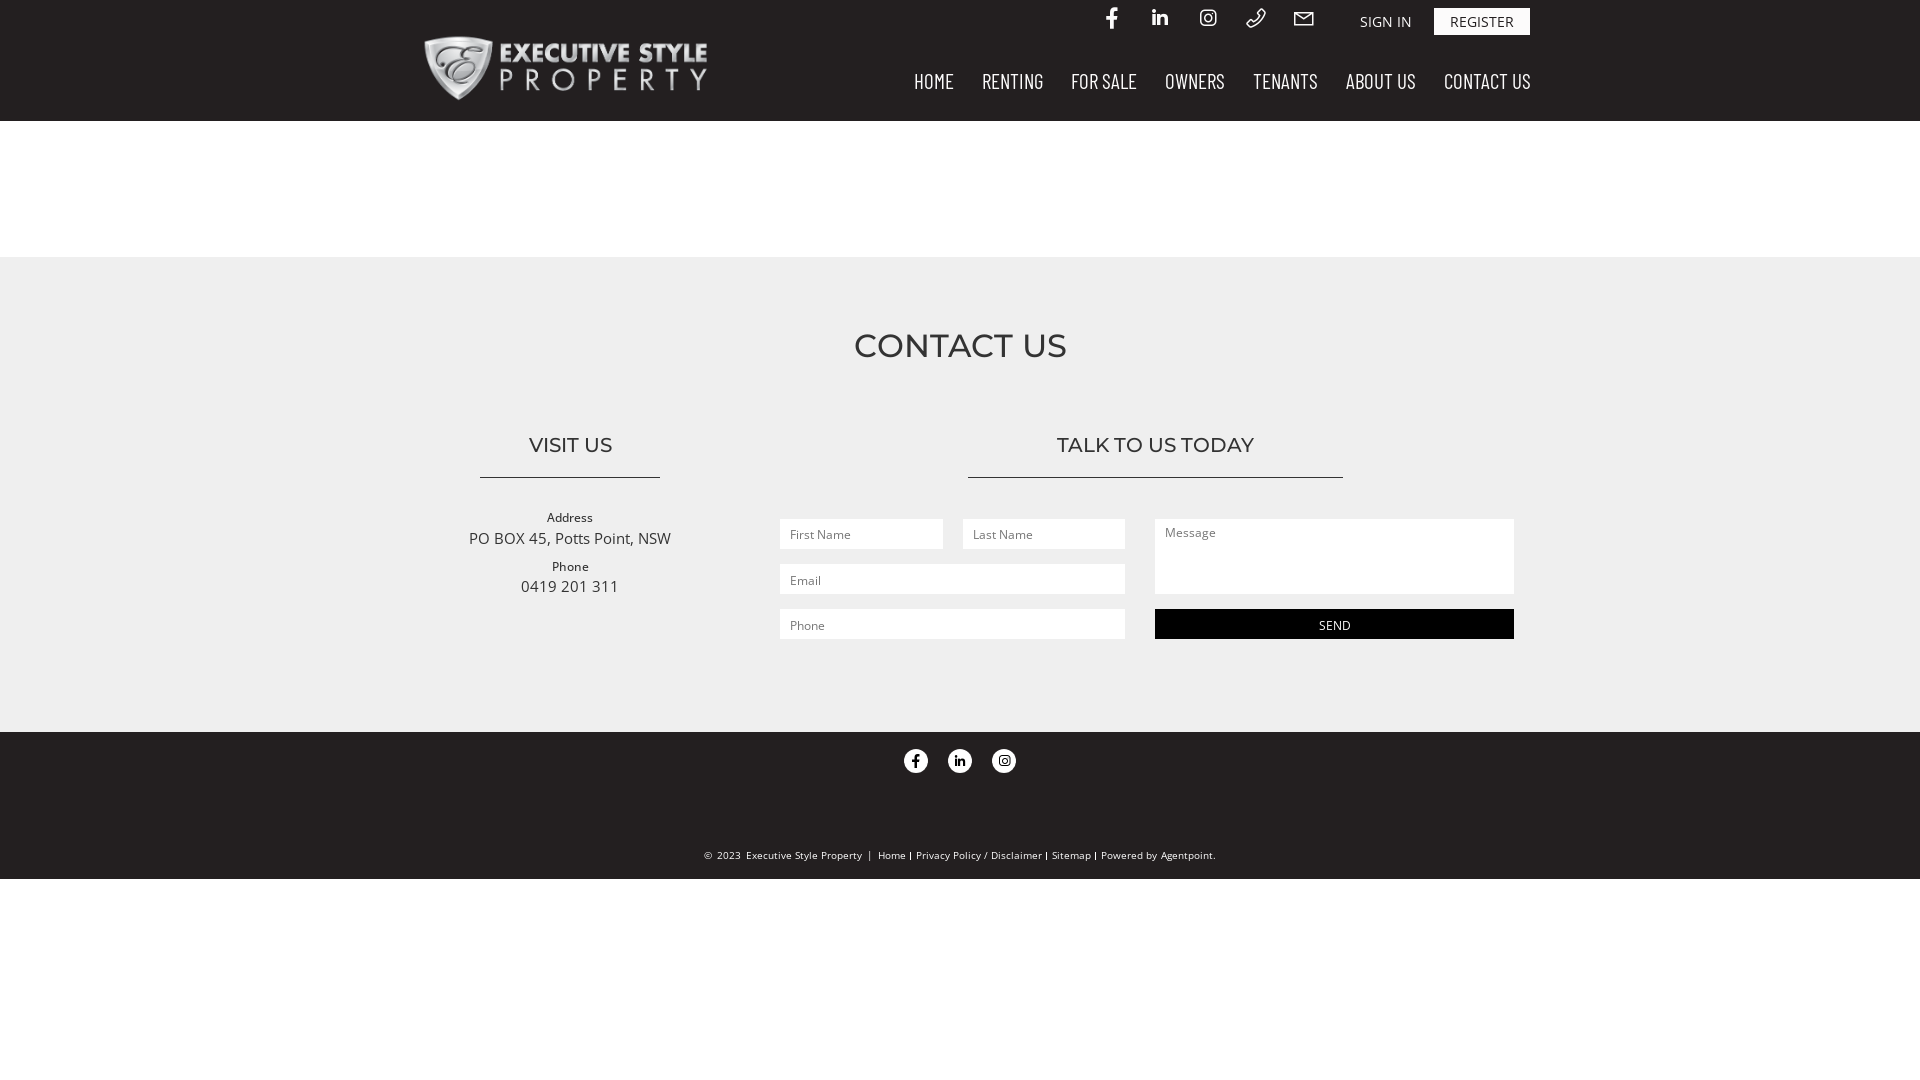 The width and height of the screenshot is (1920, 1080). What do you see at coordinates (1012, 80) in the screenshot?
I see `'RENTING'` at bounding box center [1012, 80].